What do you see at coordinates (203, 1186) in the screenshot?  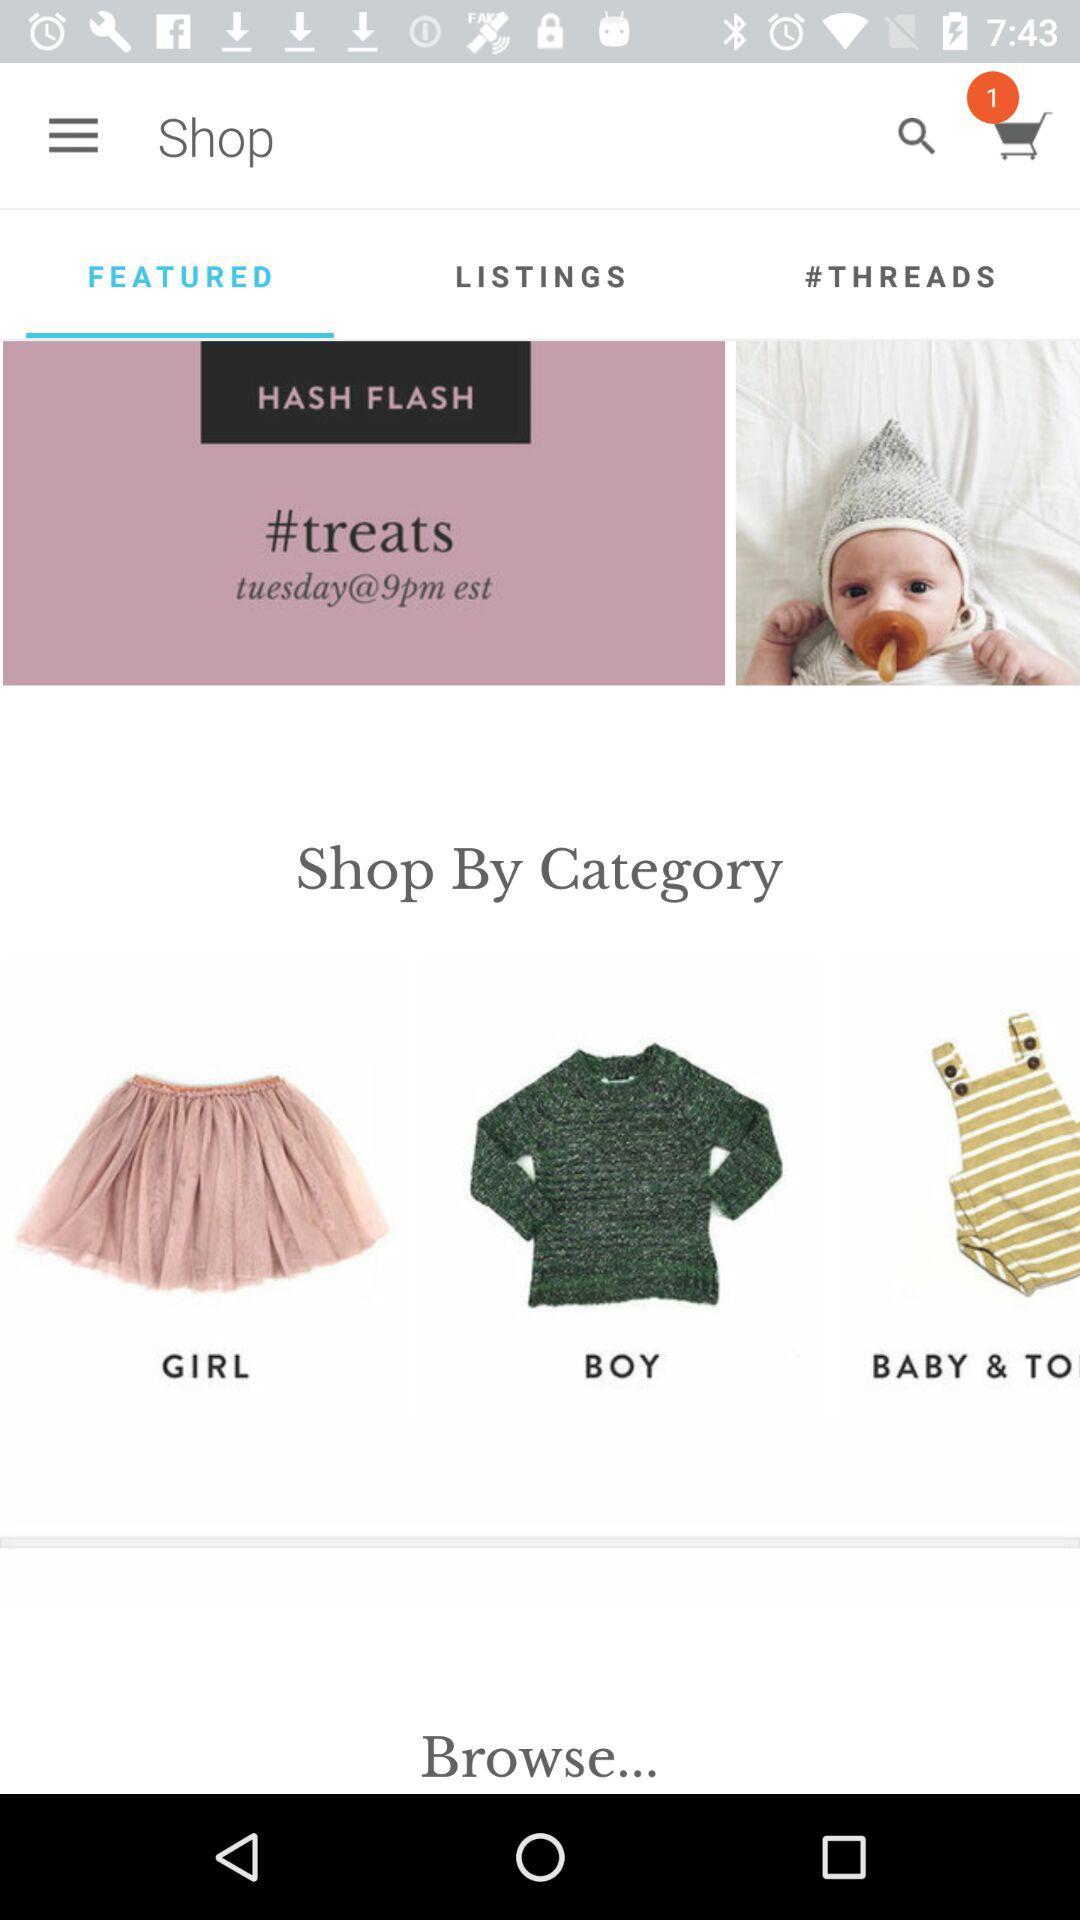 I see `girl section` at bounding box center [203, 1186].